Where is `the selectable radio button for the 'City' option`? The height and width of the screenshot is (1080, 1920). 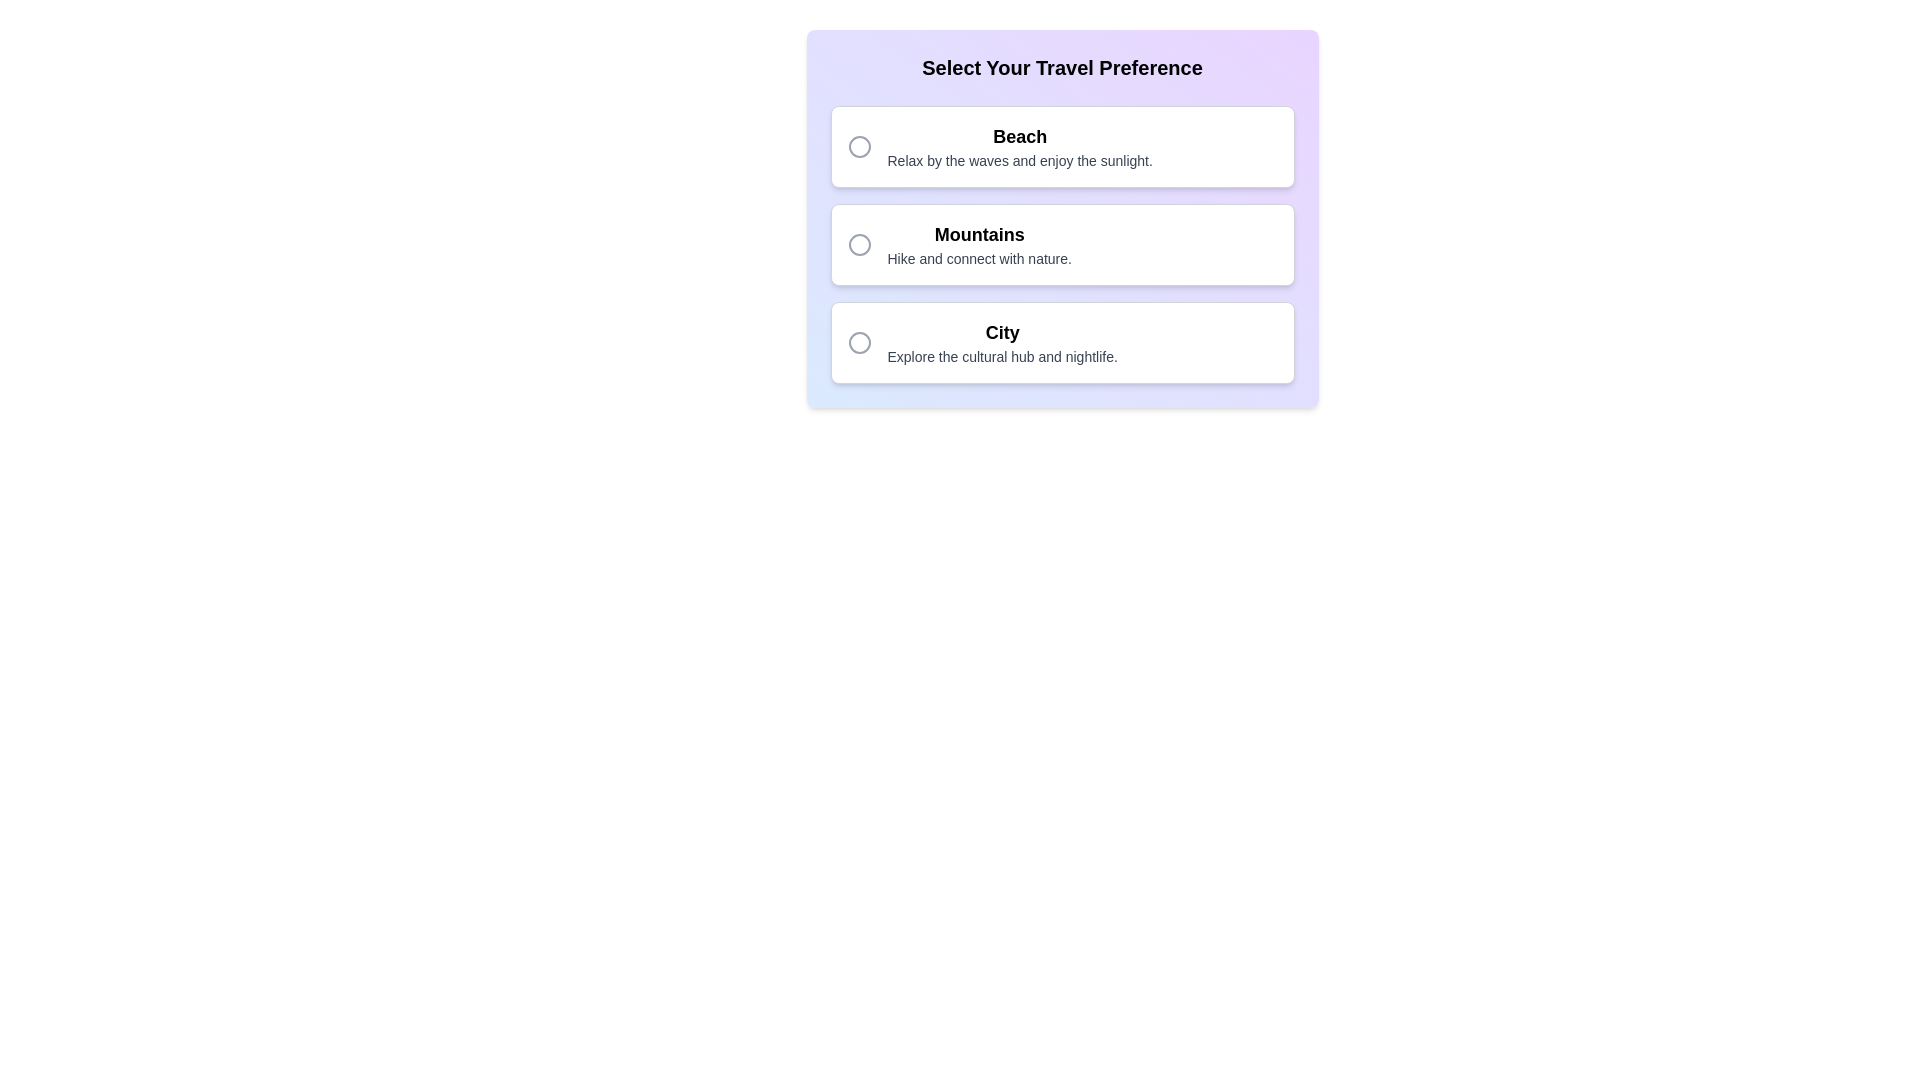 the selectable radio button for the 'City' option is located at coordinates (859, 342).